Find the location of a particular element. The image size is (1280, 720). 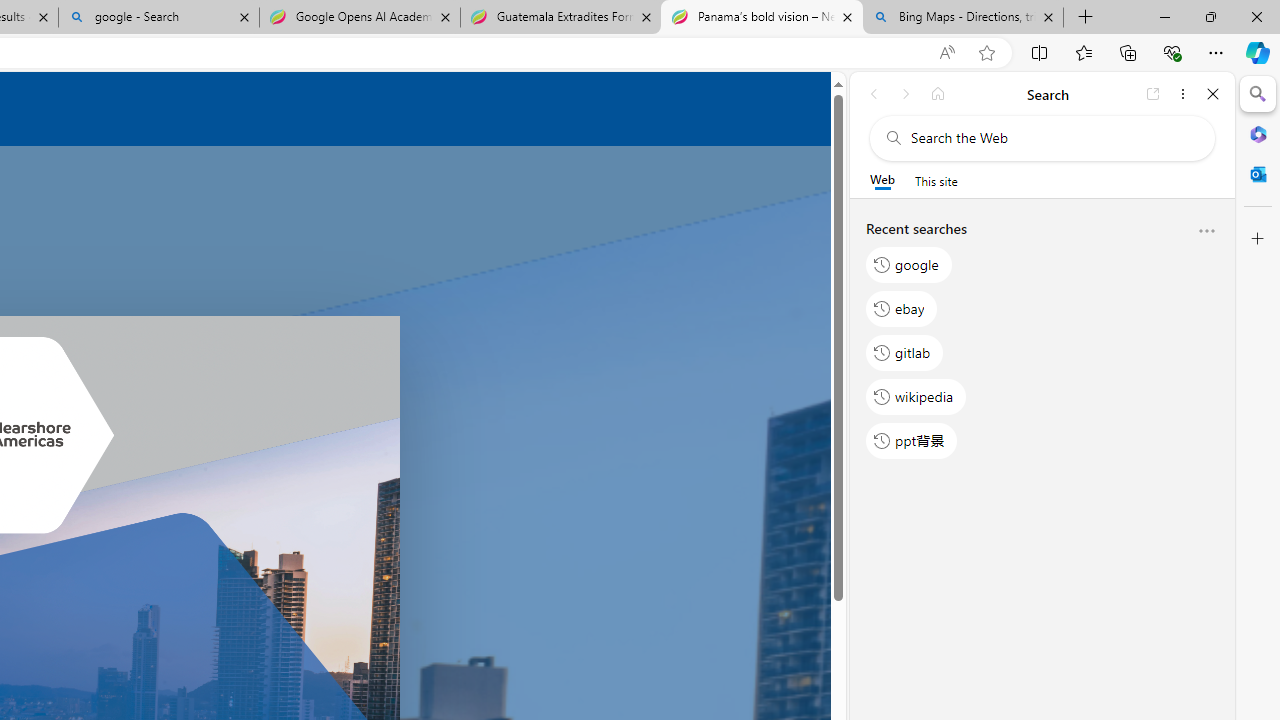

'Copilot (Ctrl+Shift+.)' is located at coordinates (1257, 51).